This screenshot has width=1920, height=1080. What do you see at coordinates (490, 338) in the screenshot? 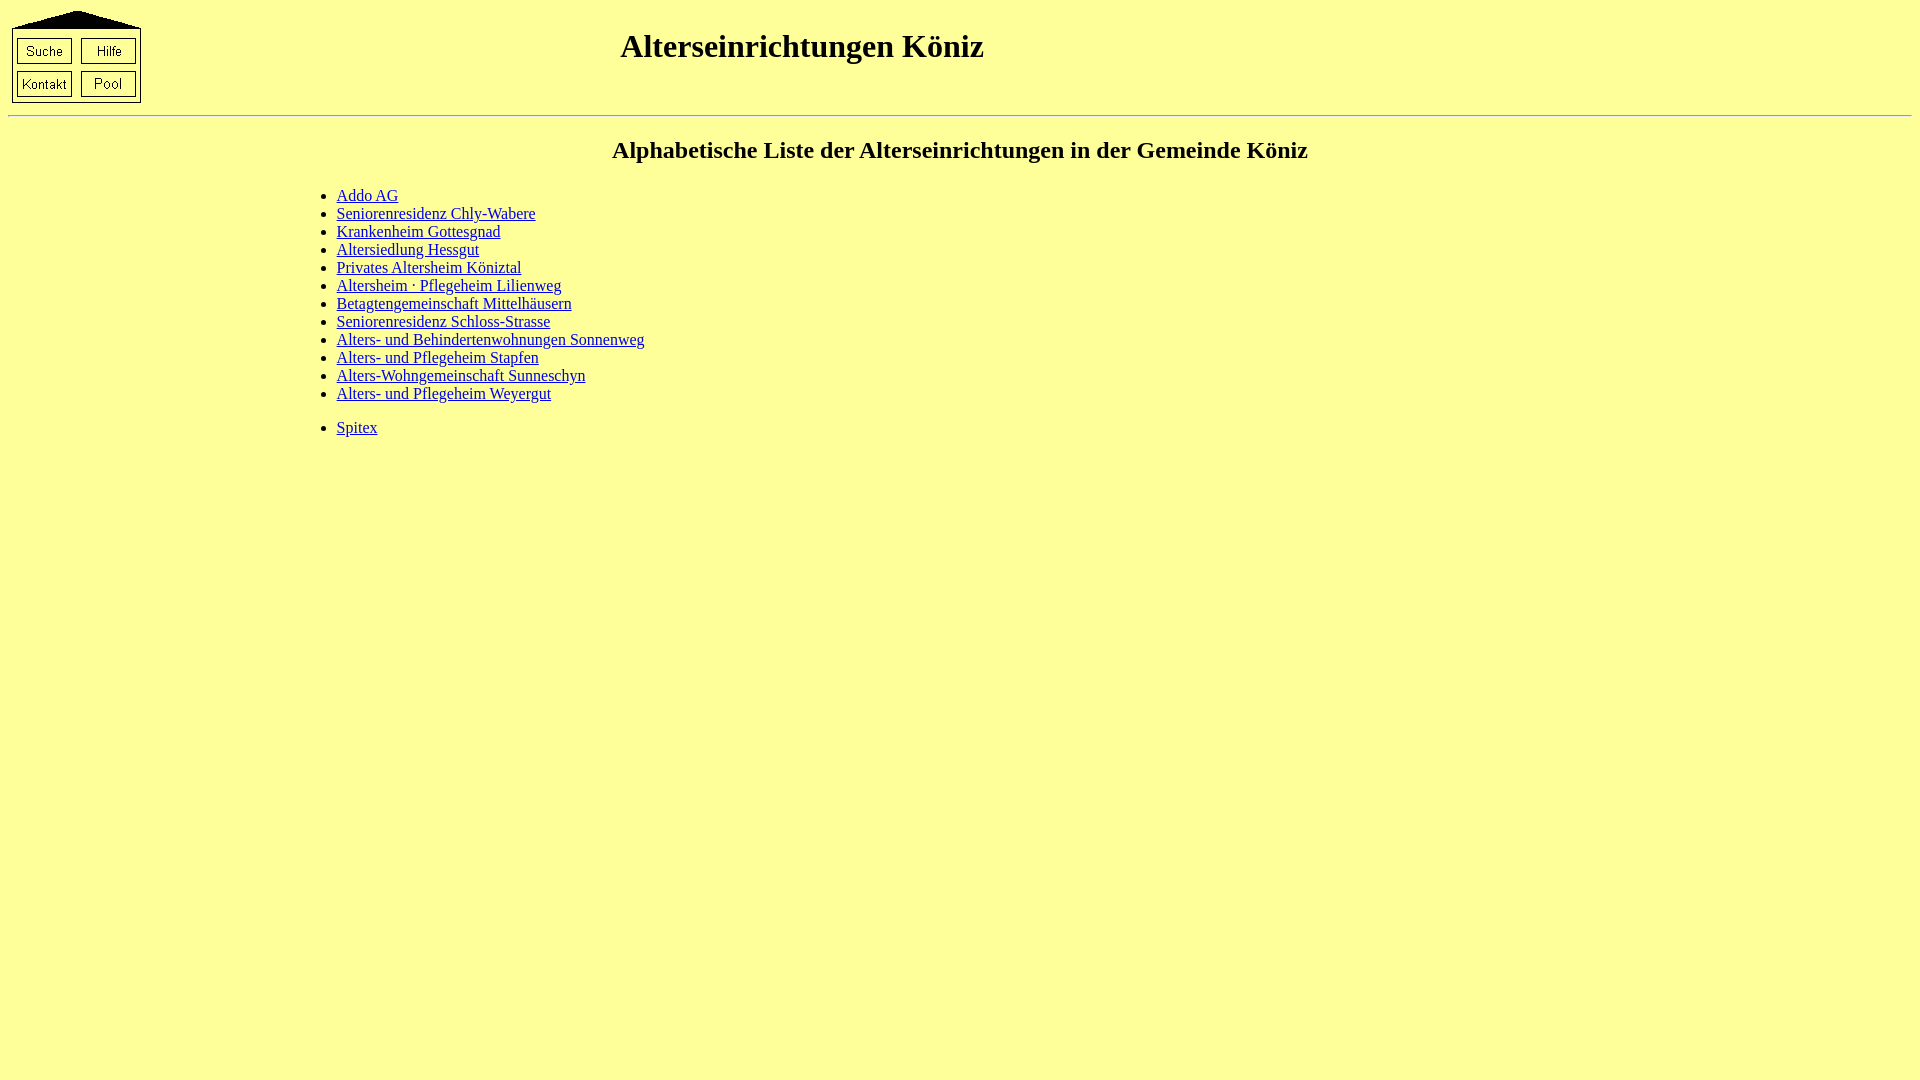
I see `'Alters- und Behindertenwohnungen Sonnenweg'` at bounding box center [490, 338].